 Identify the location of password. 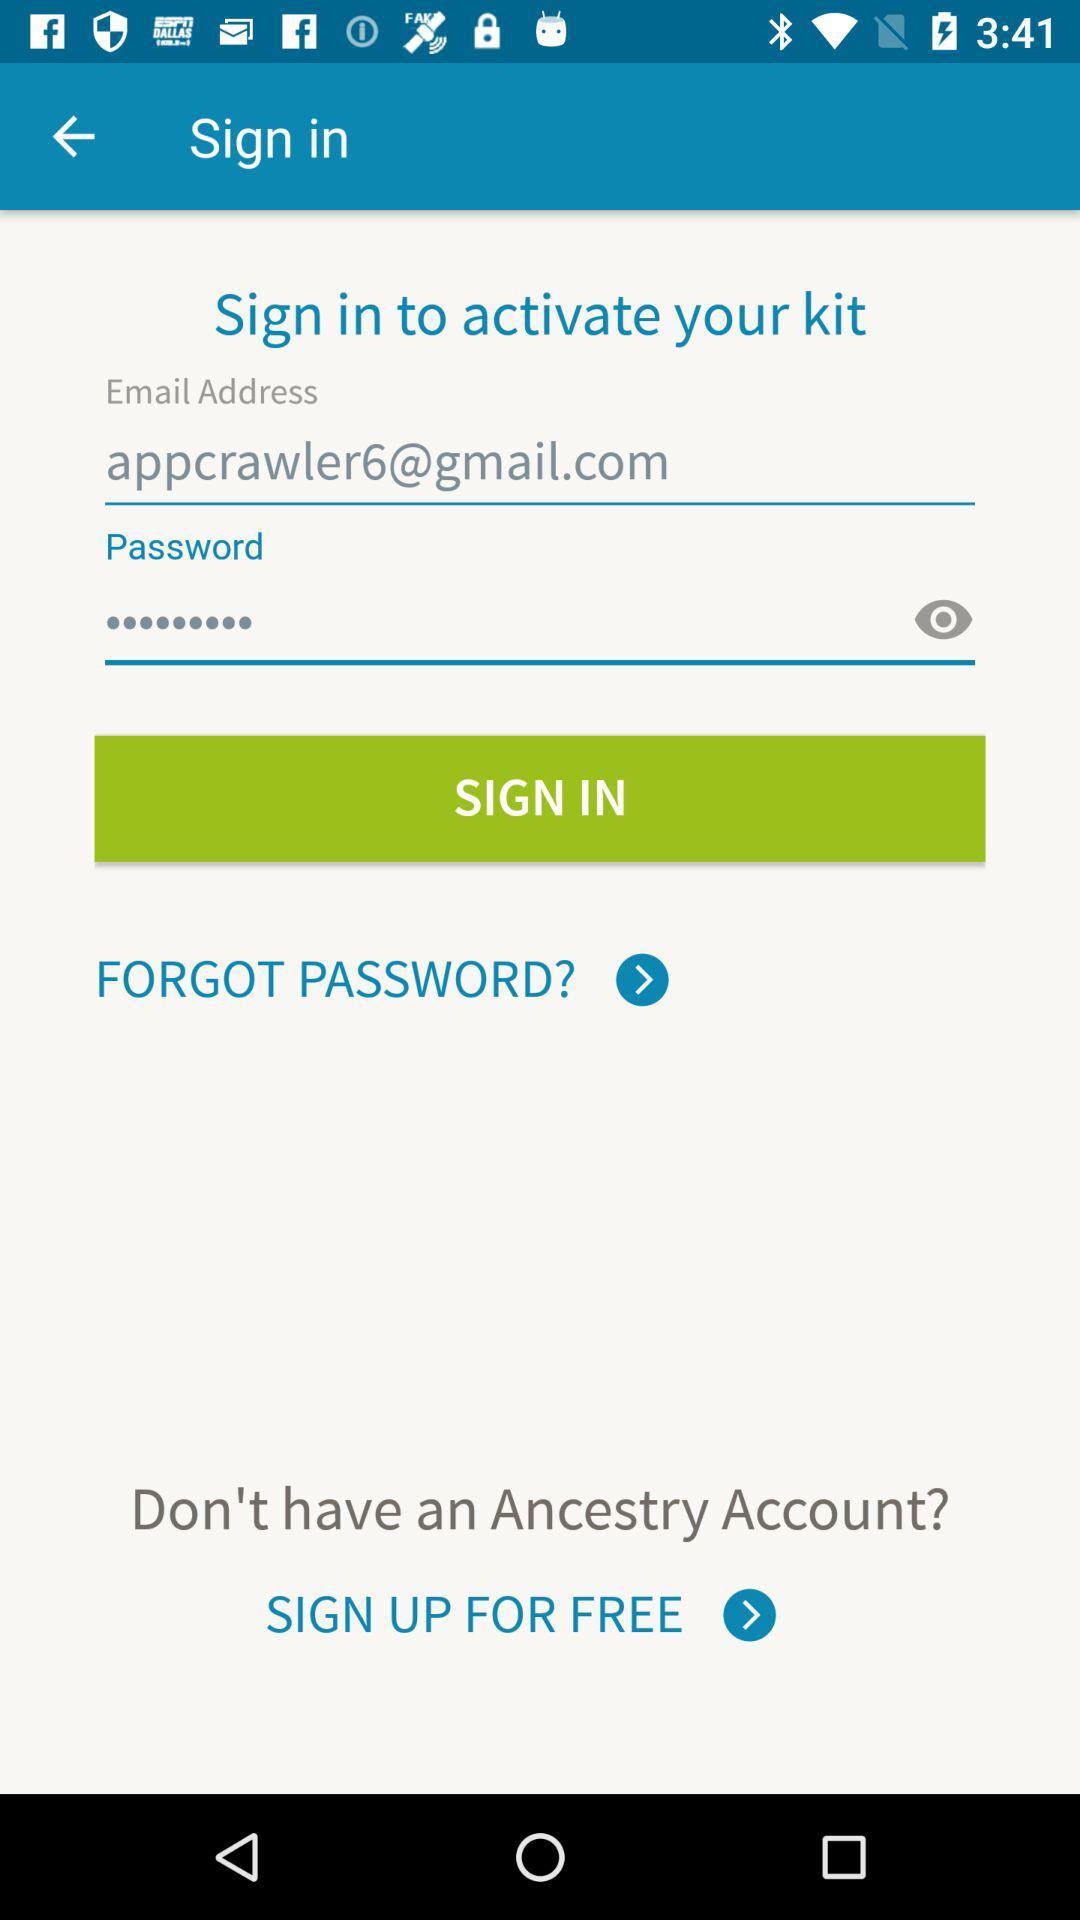
(943, 619).